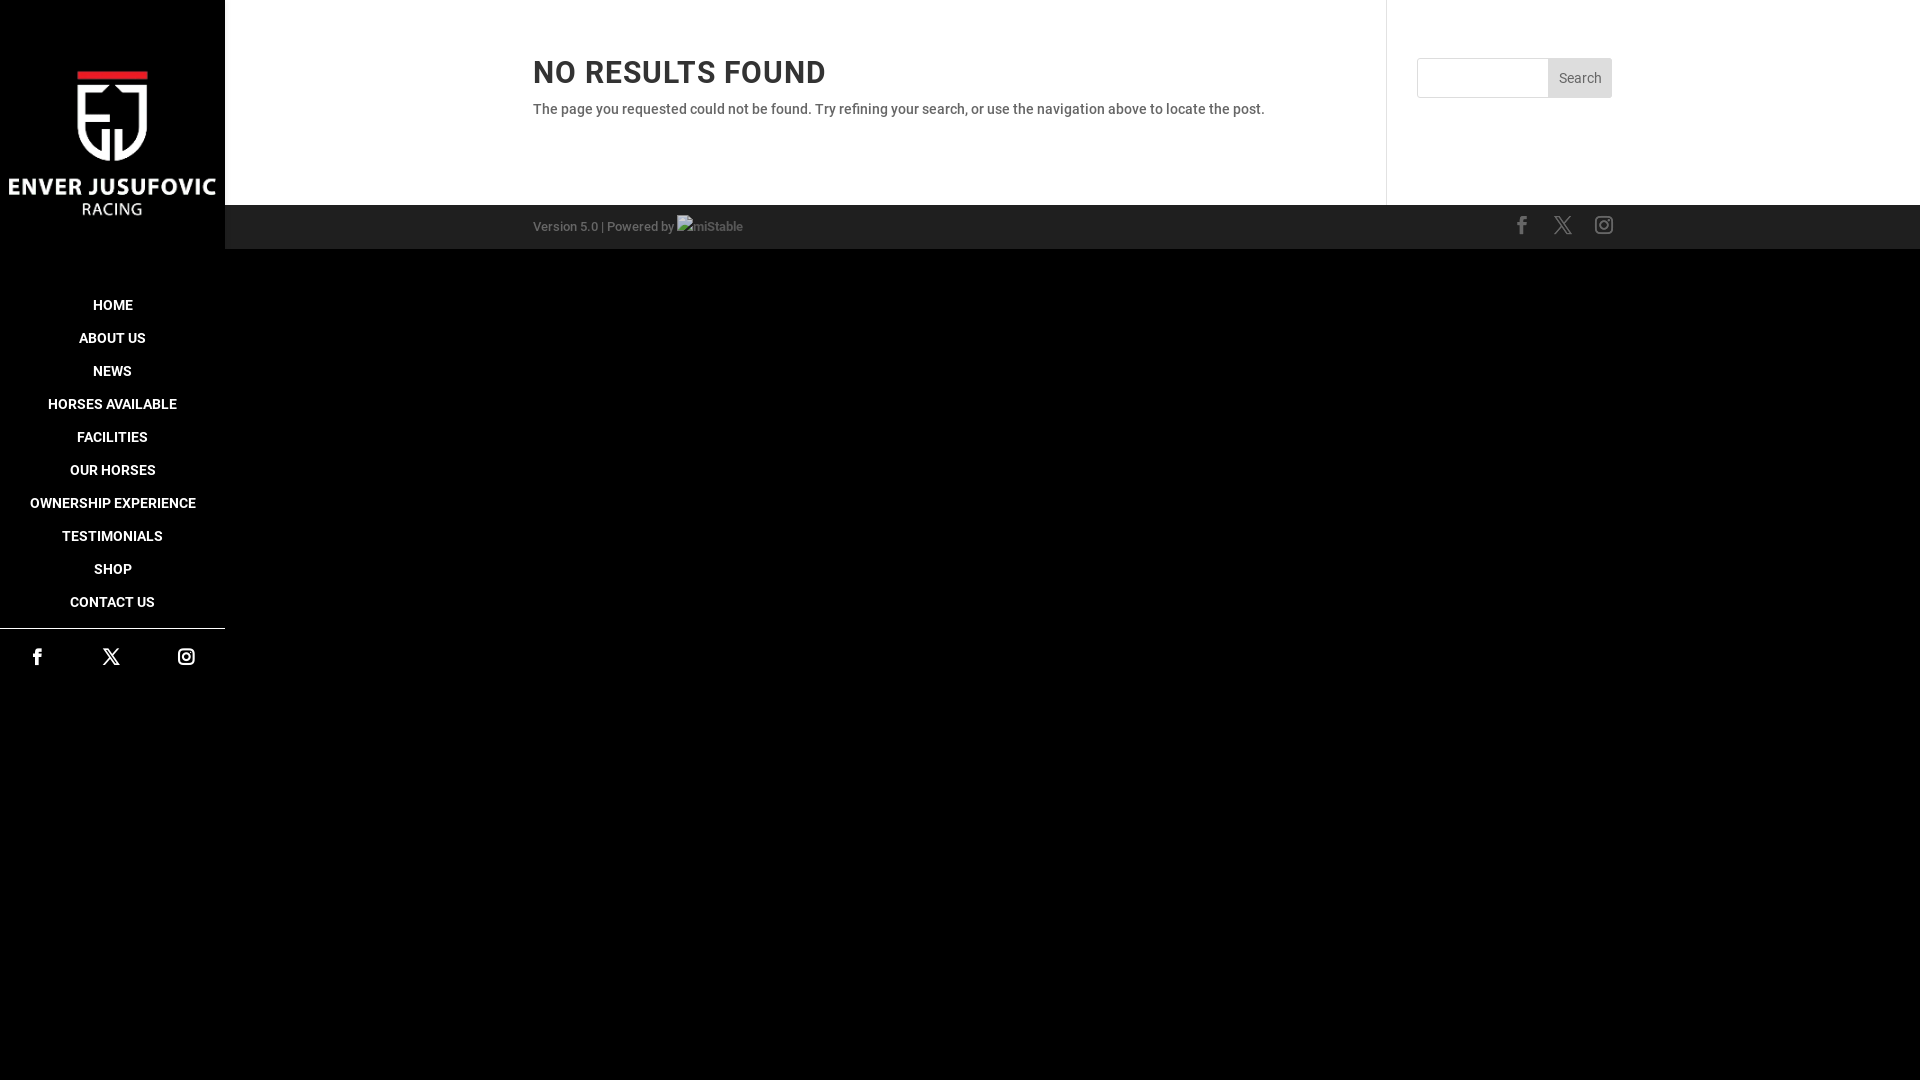 The image size is (1920, 1080). What do you see at coordinates (37, 658) in the screenshot?
I see `'FACEBOOK'` at bounding box center [37, 658].